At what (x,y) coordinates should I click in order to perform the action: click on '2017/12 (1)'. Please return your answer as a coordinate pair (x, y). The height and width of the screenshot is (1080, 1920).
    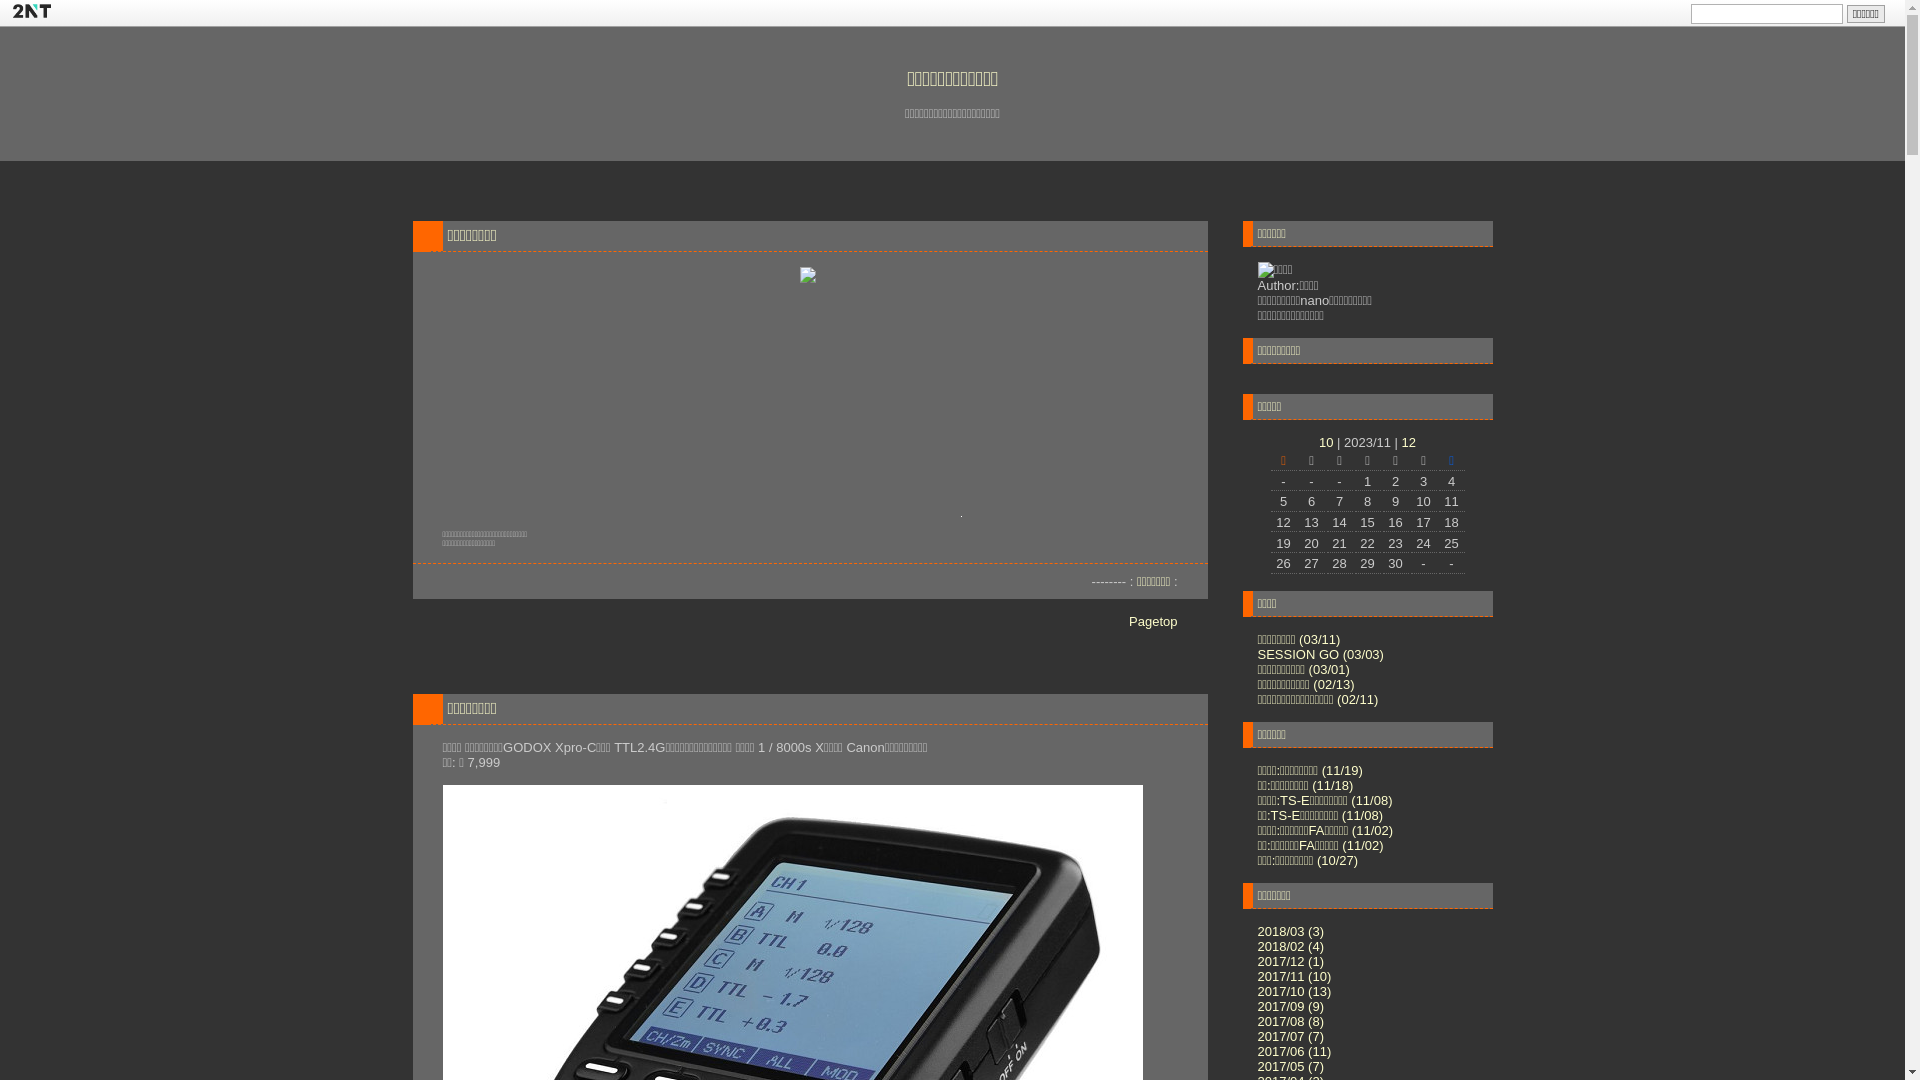
    Looking at the image, I should click on (1256, 960).